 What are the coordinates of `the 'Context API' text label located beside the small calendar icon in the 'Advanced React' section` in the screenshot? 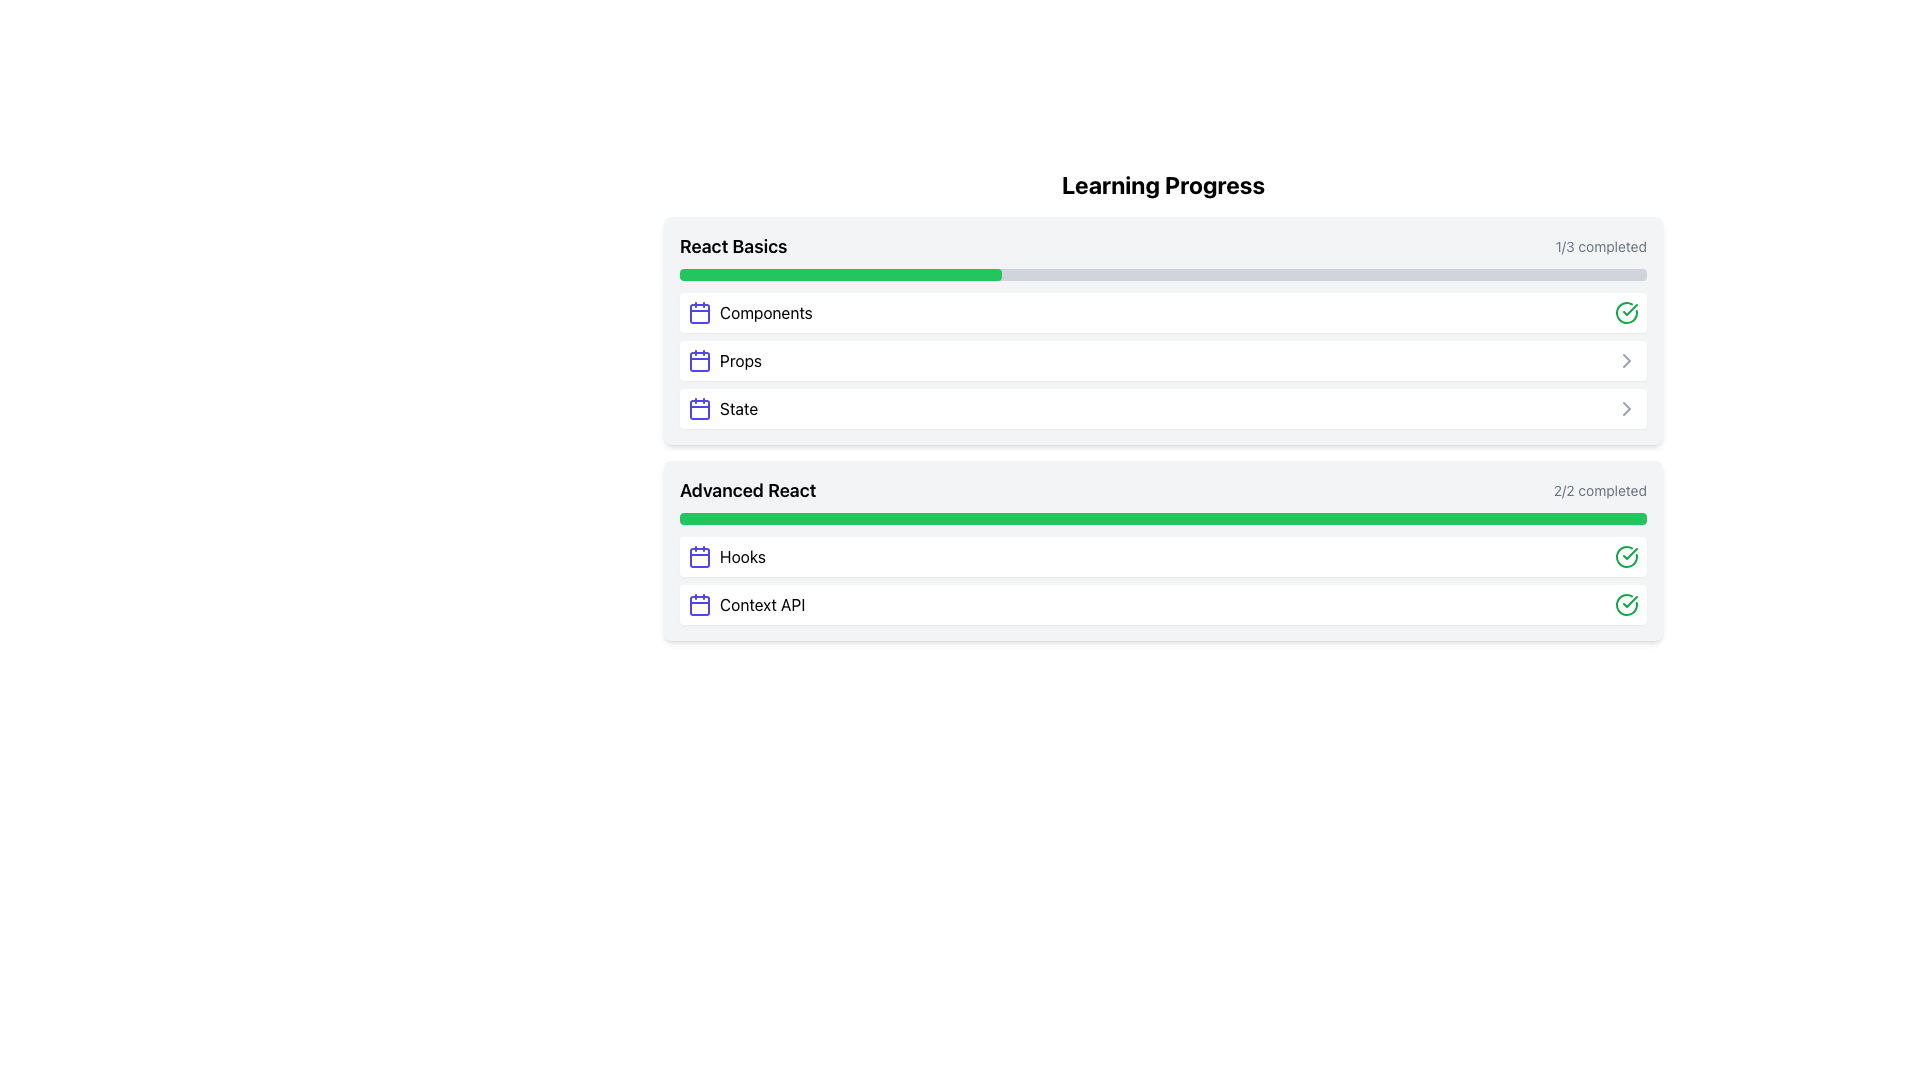 It's located at (761, 604).